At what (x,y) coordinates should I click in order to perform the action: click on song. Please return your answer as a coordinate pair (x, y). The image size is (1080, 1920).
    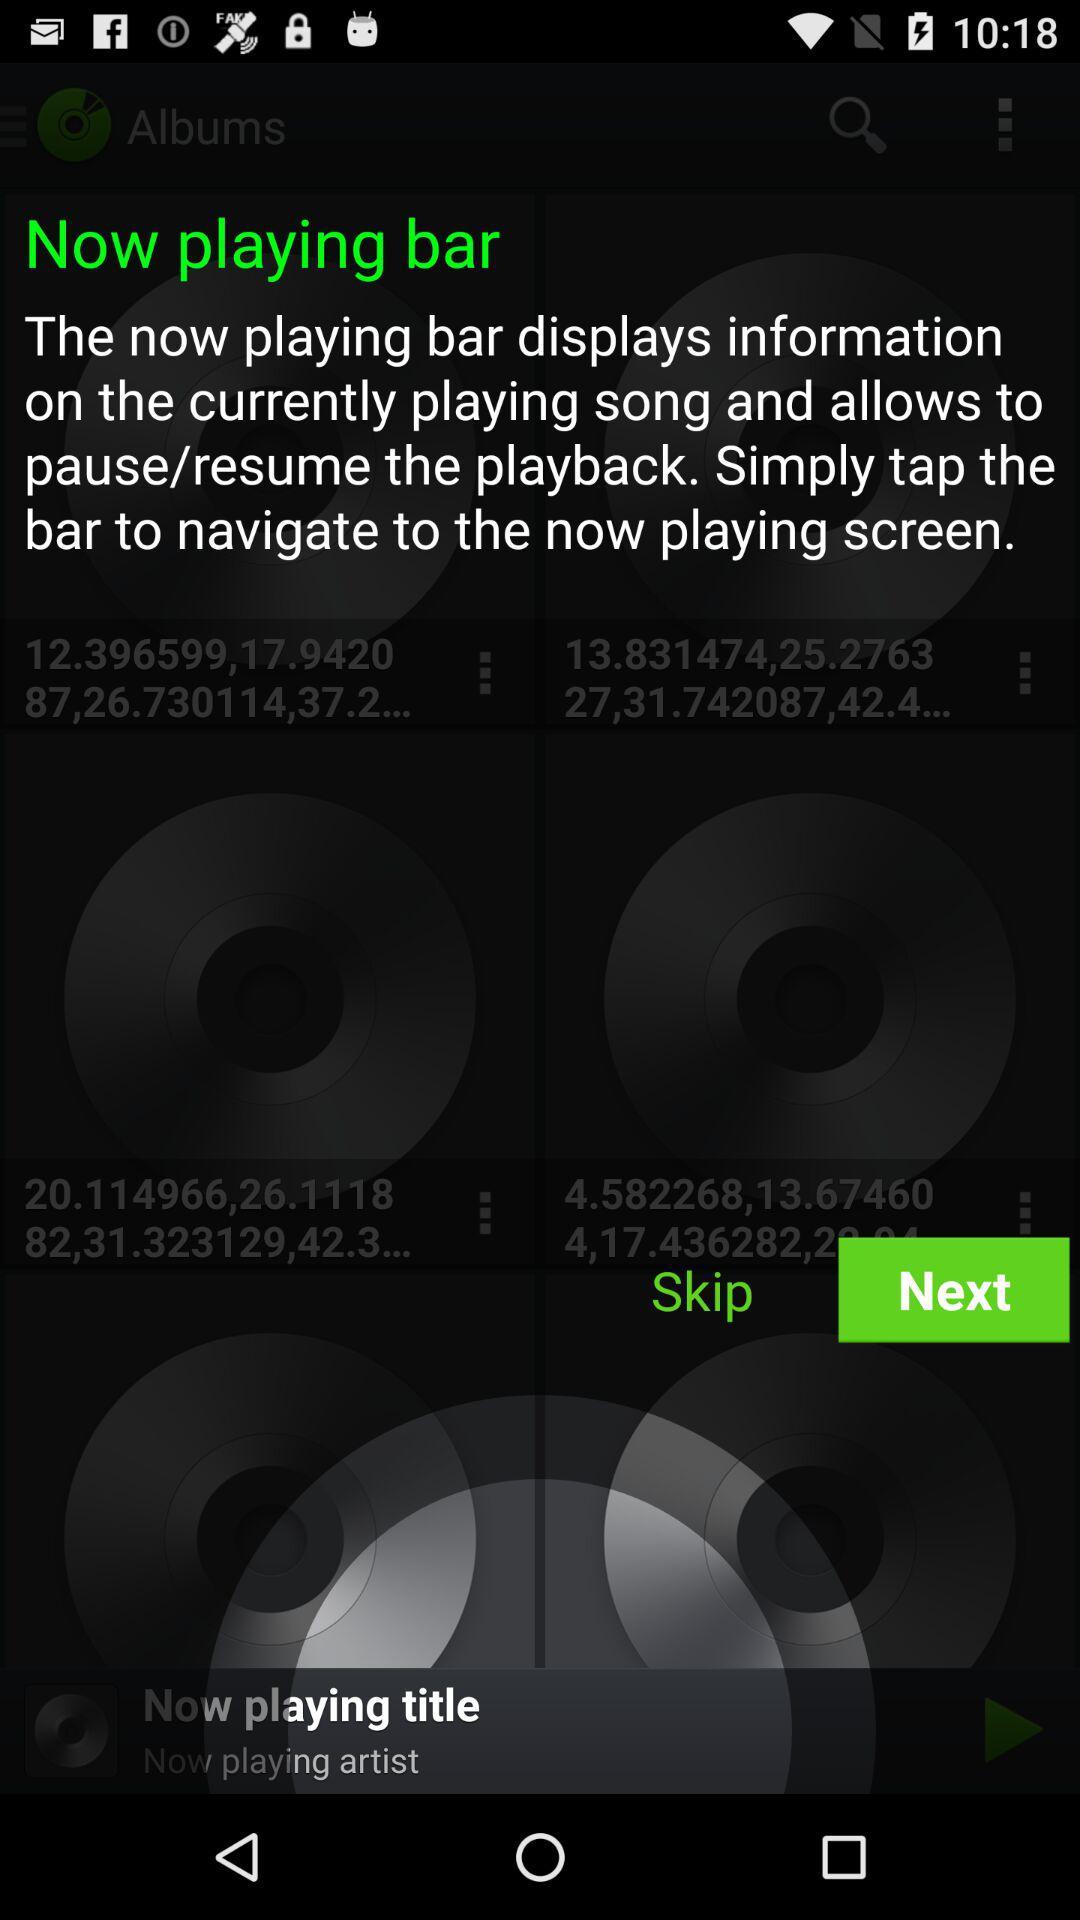
    Looking at the image, I should click on (1008, 1729).